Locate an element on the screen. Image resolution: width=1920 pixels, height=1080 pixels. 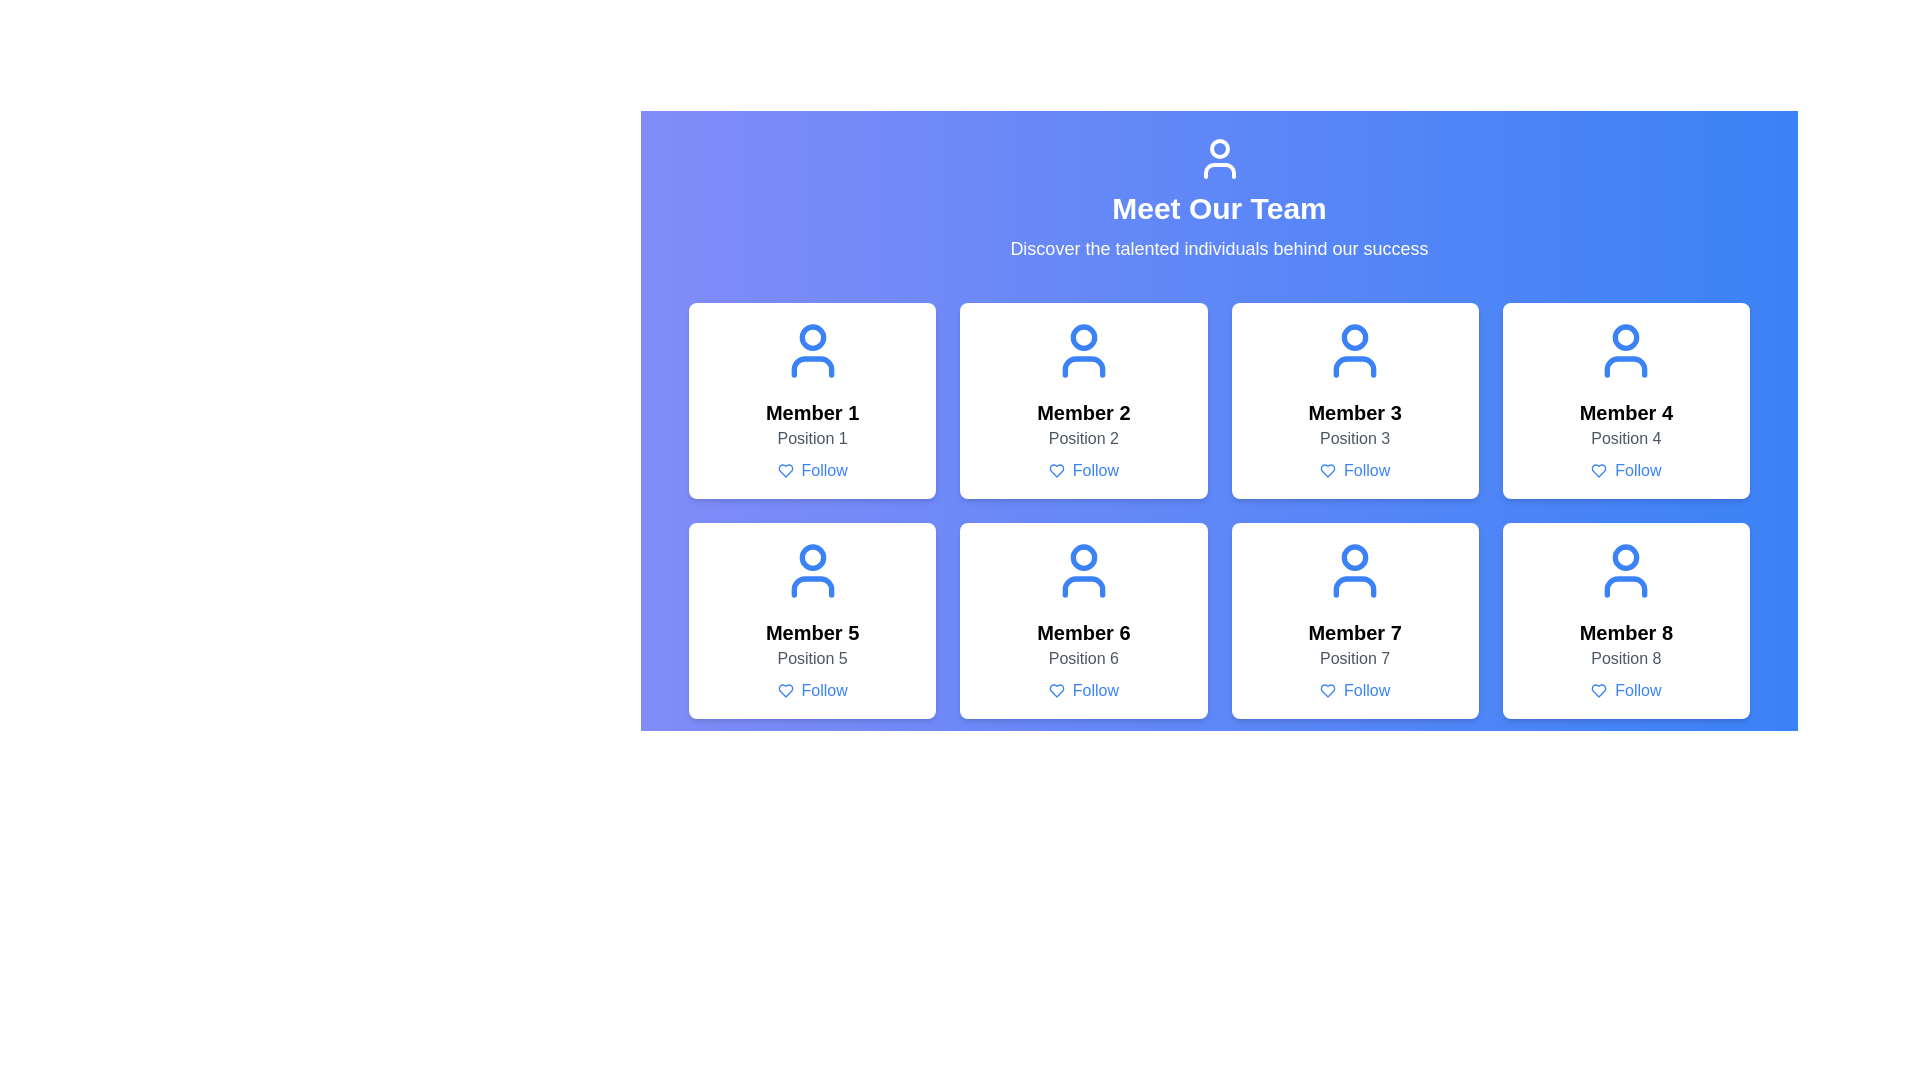
the torso section of the user icon located in the bottom-right tile of the grid layout, which is the second subcomponent of the SVG graphic is located at coordinates (1626, 585).